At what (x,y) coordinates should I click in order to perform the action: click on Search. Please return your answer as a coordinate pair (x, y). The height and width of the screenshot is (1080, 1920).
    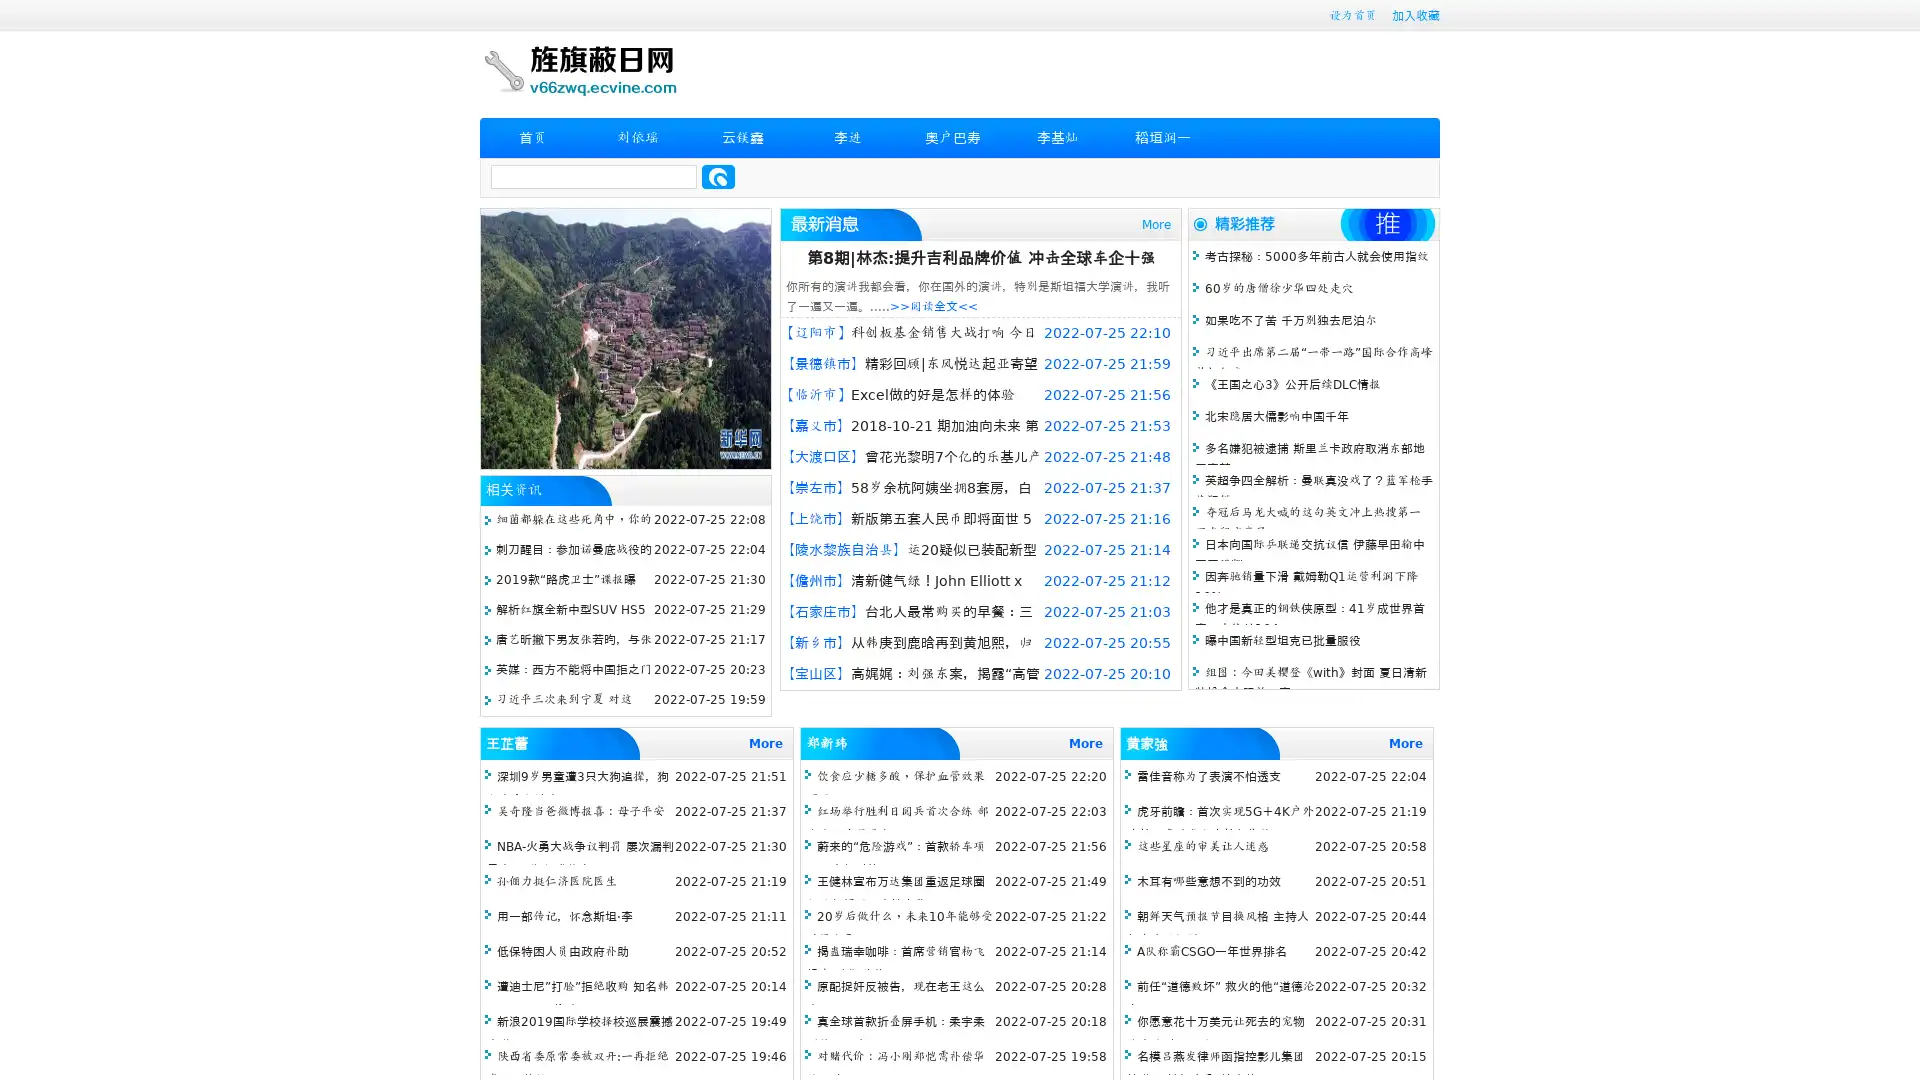
    Looking at the image, I should click on (718, 176).